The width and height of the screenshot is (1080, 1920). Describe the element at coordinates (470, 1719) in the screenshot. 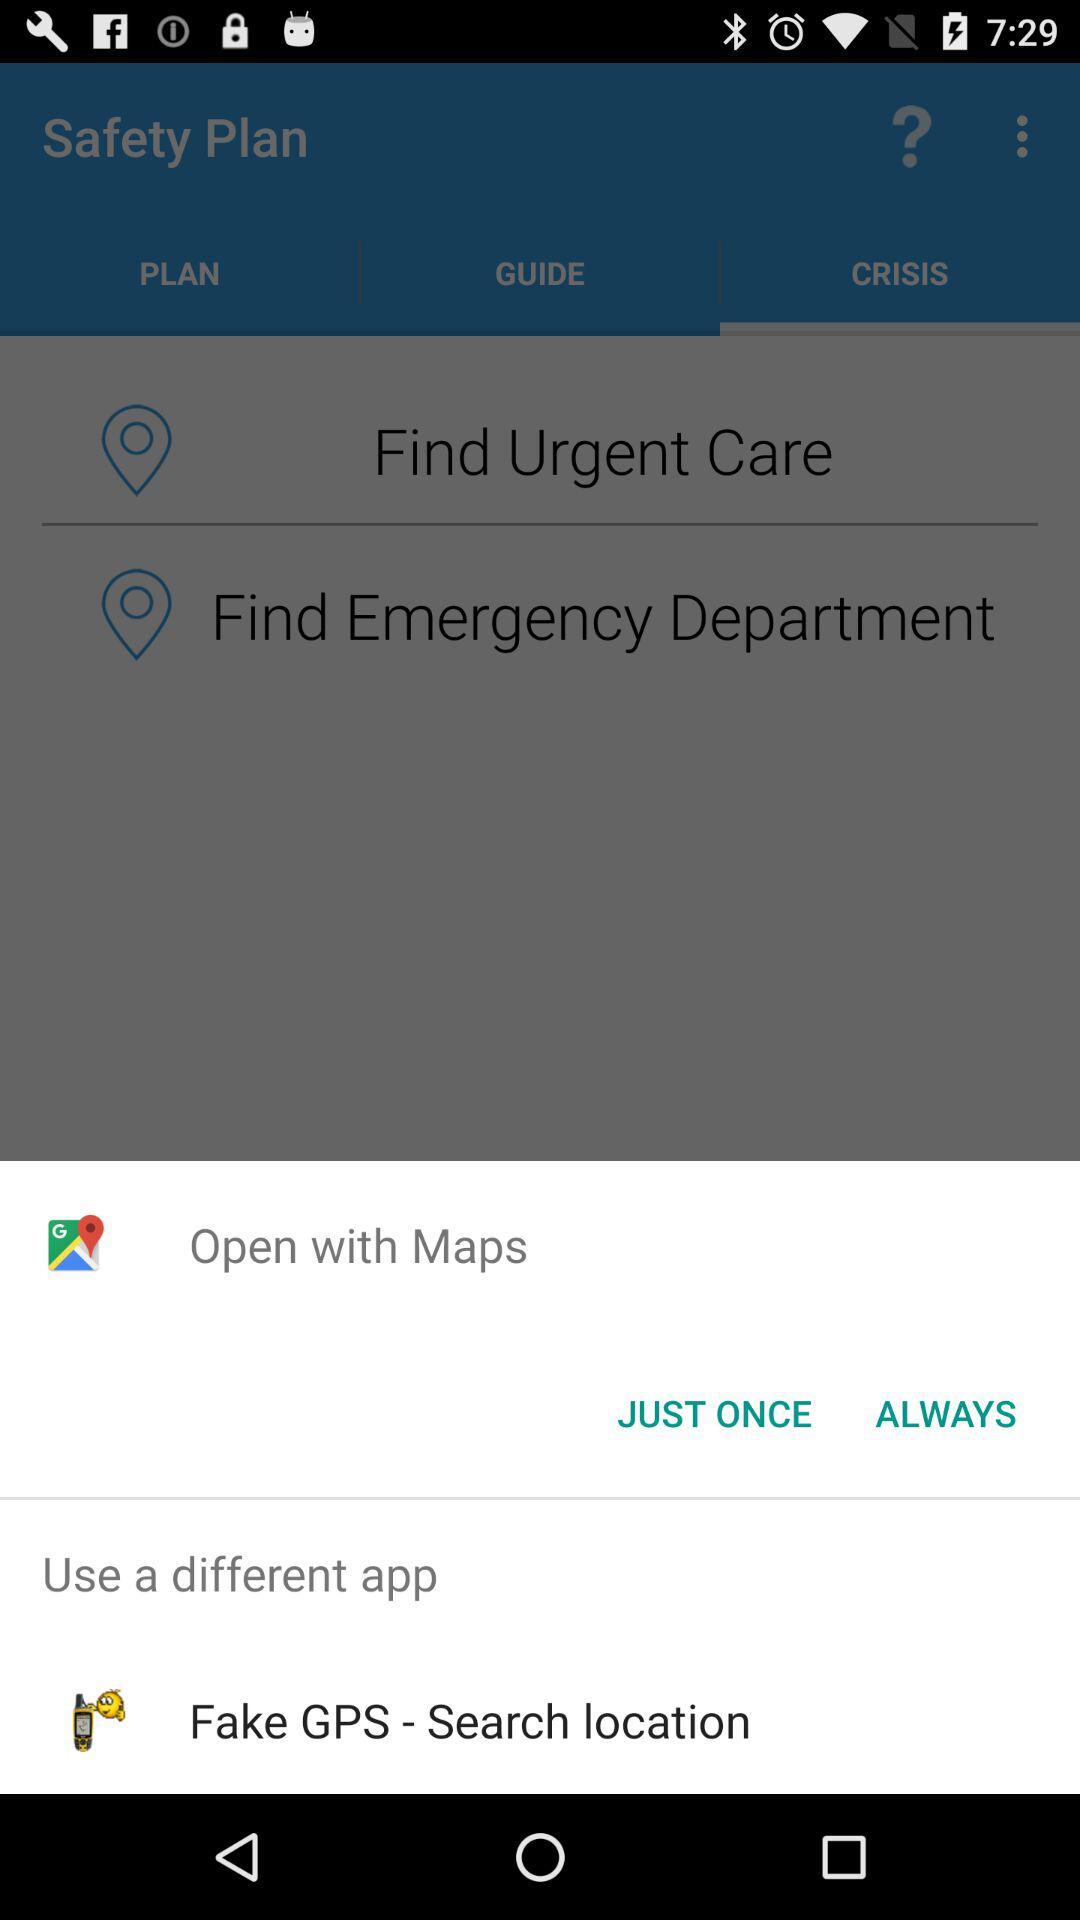

I see `the fake gps search app` at that location.